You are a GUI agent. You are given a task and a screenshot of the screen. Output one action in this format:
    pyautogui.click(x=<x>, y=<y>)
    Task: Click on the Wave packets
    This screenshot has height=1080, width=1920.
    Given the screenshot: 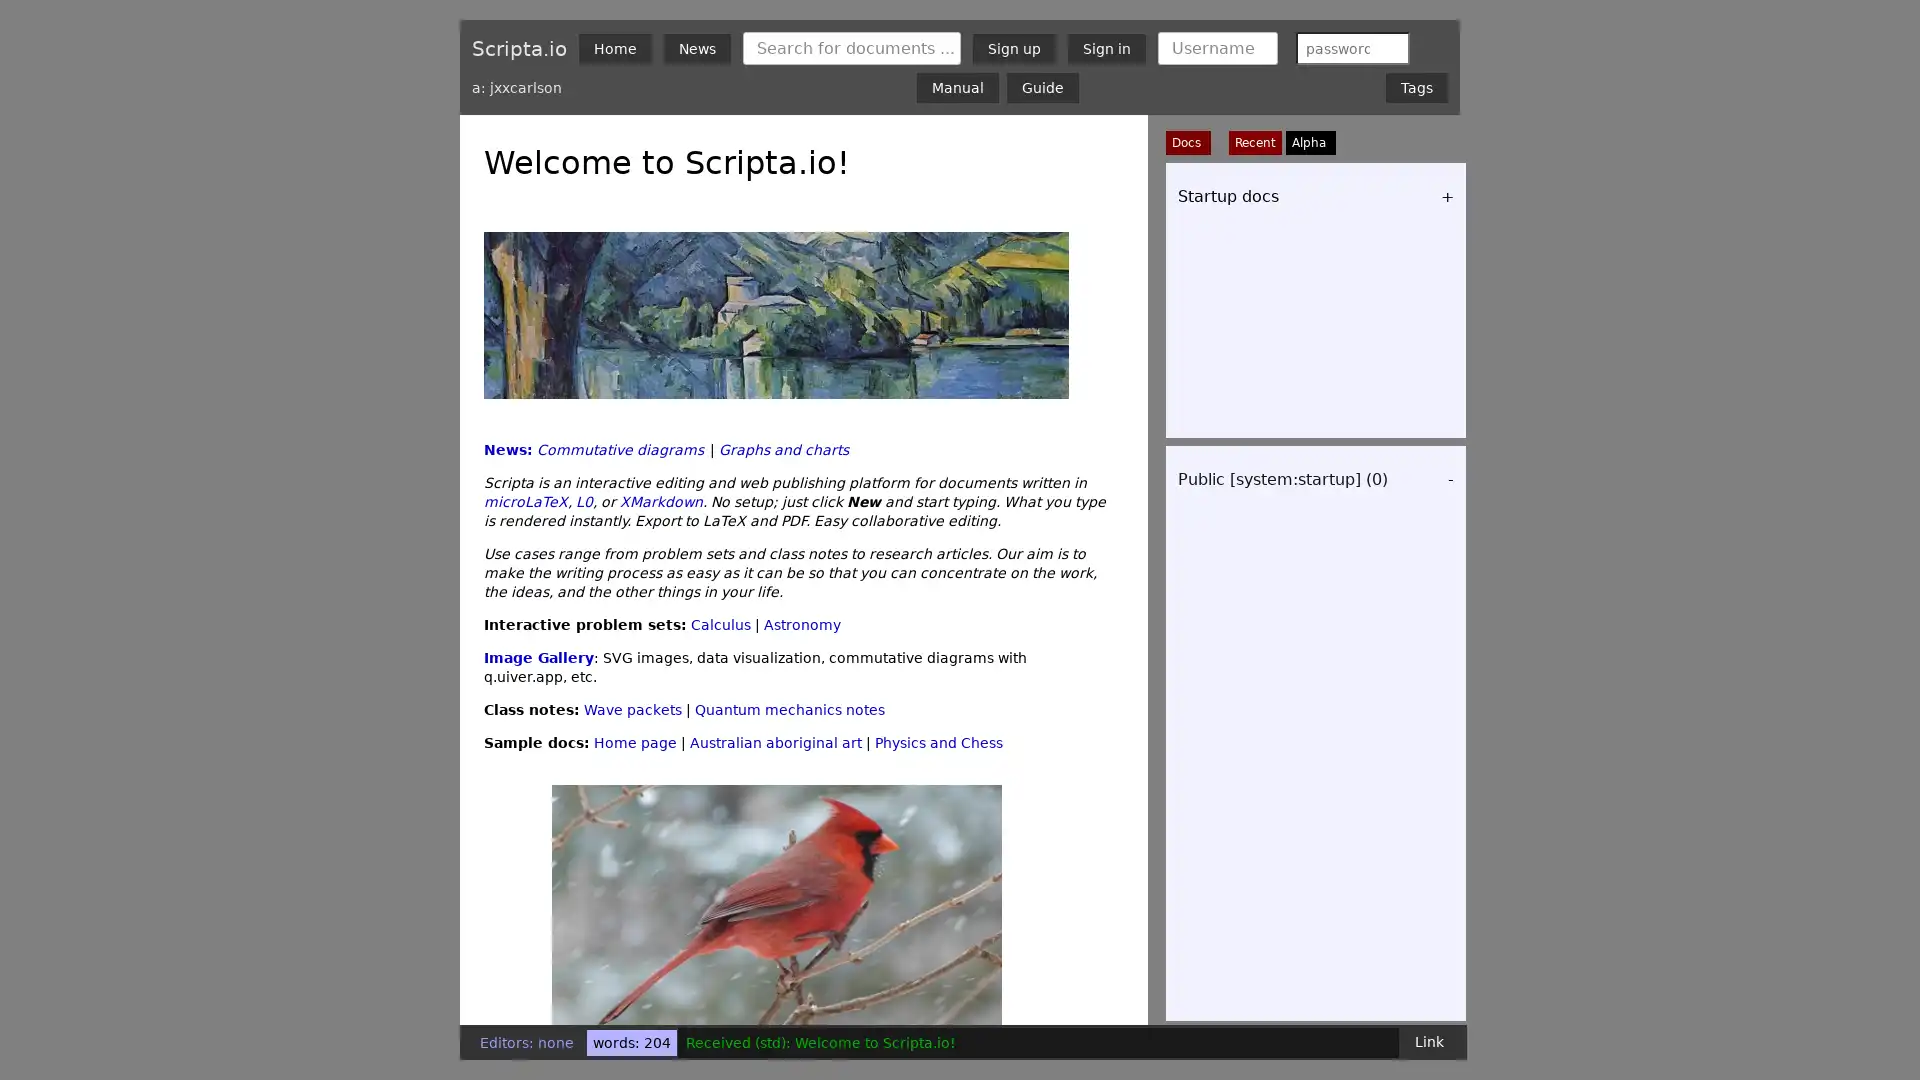 What is the action you would take?
    pyautogui.click(x=632, y=708)
    